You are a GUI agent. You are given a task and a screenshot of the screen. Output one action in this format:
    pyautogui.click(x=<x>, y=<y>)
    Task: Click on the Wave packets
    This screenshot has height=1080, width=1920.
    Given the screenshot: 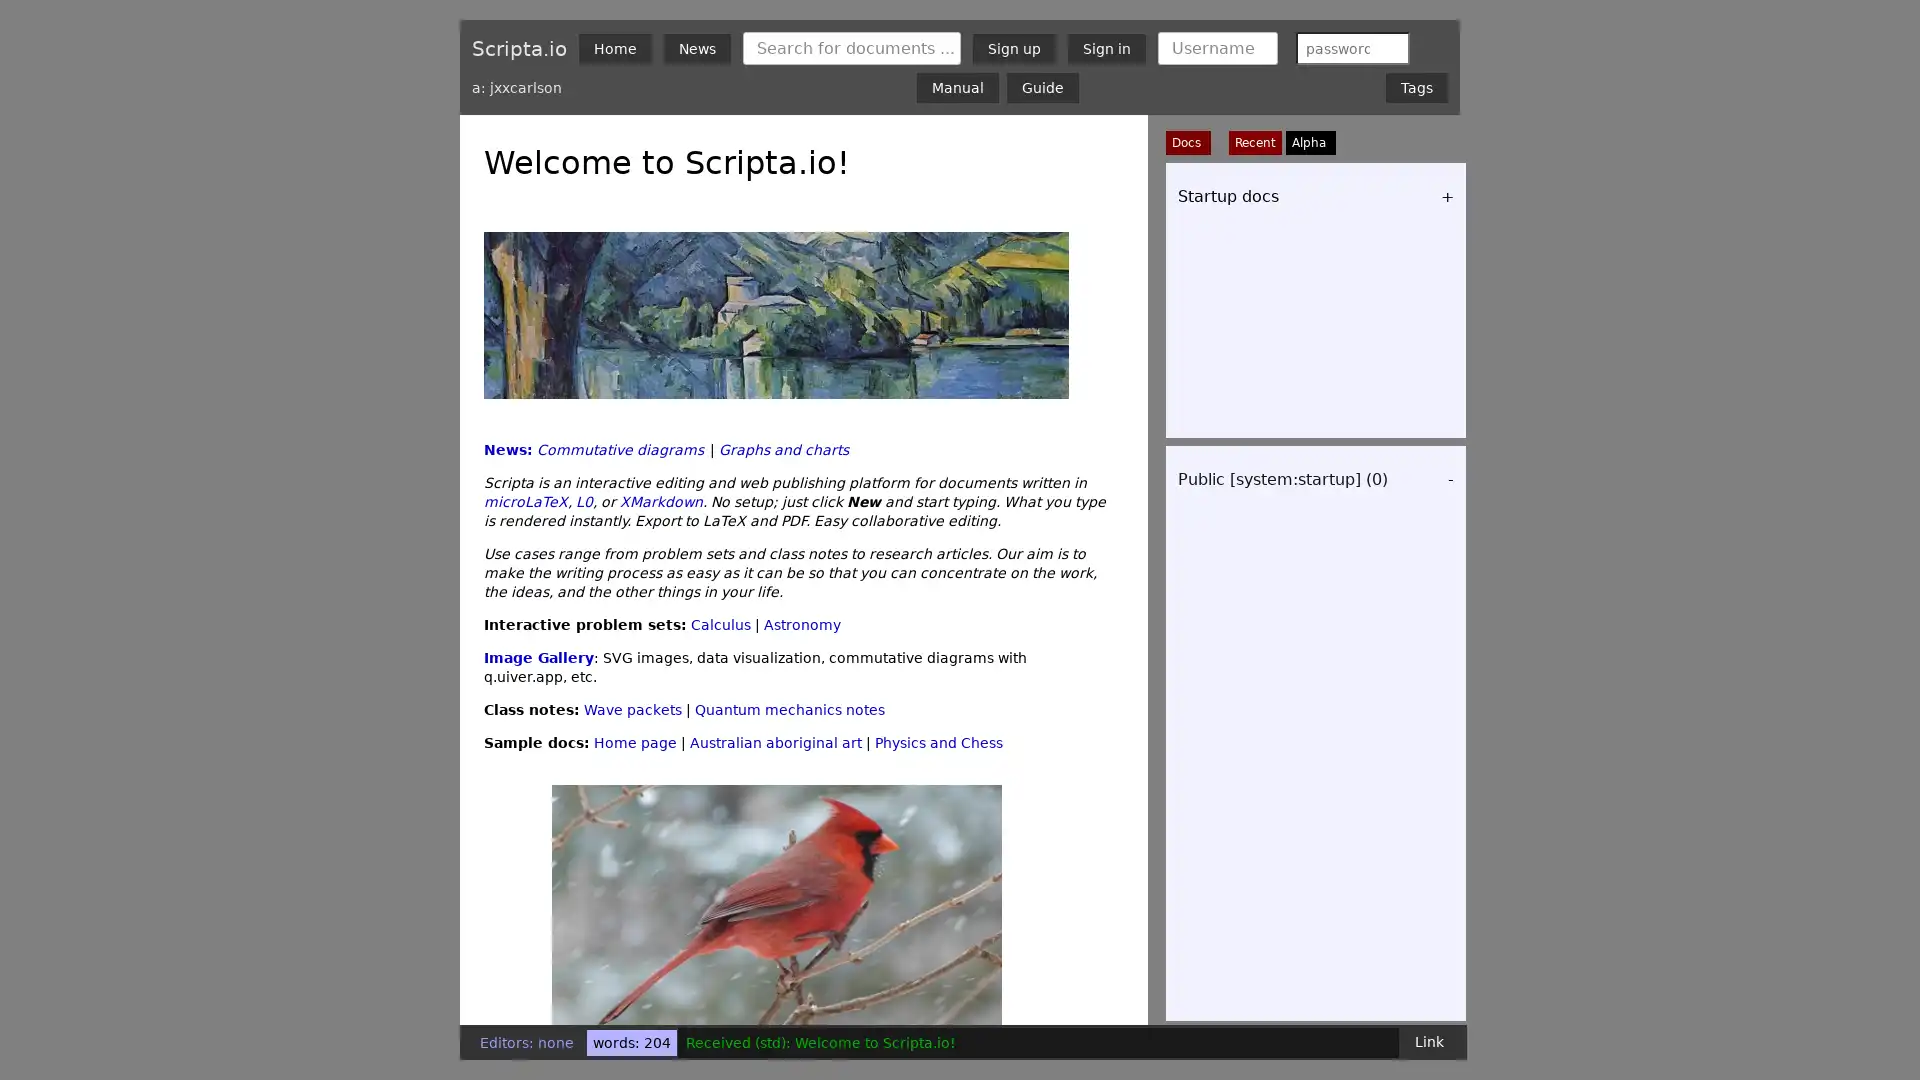 What is the action you would take?
    pyautogui.click(x=632, y=708)
    